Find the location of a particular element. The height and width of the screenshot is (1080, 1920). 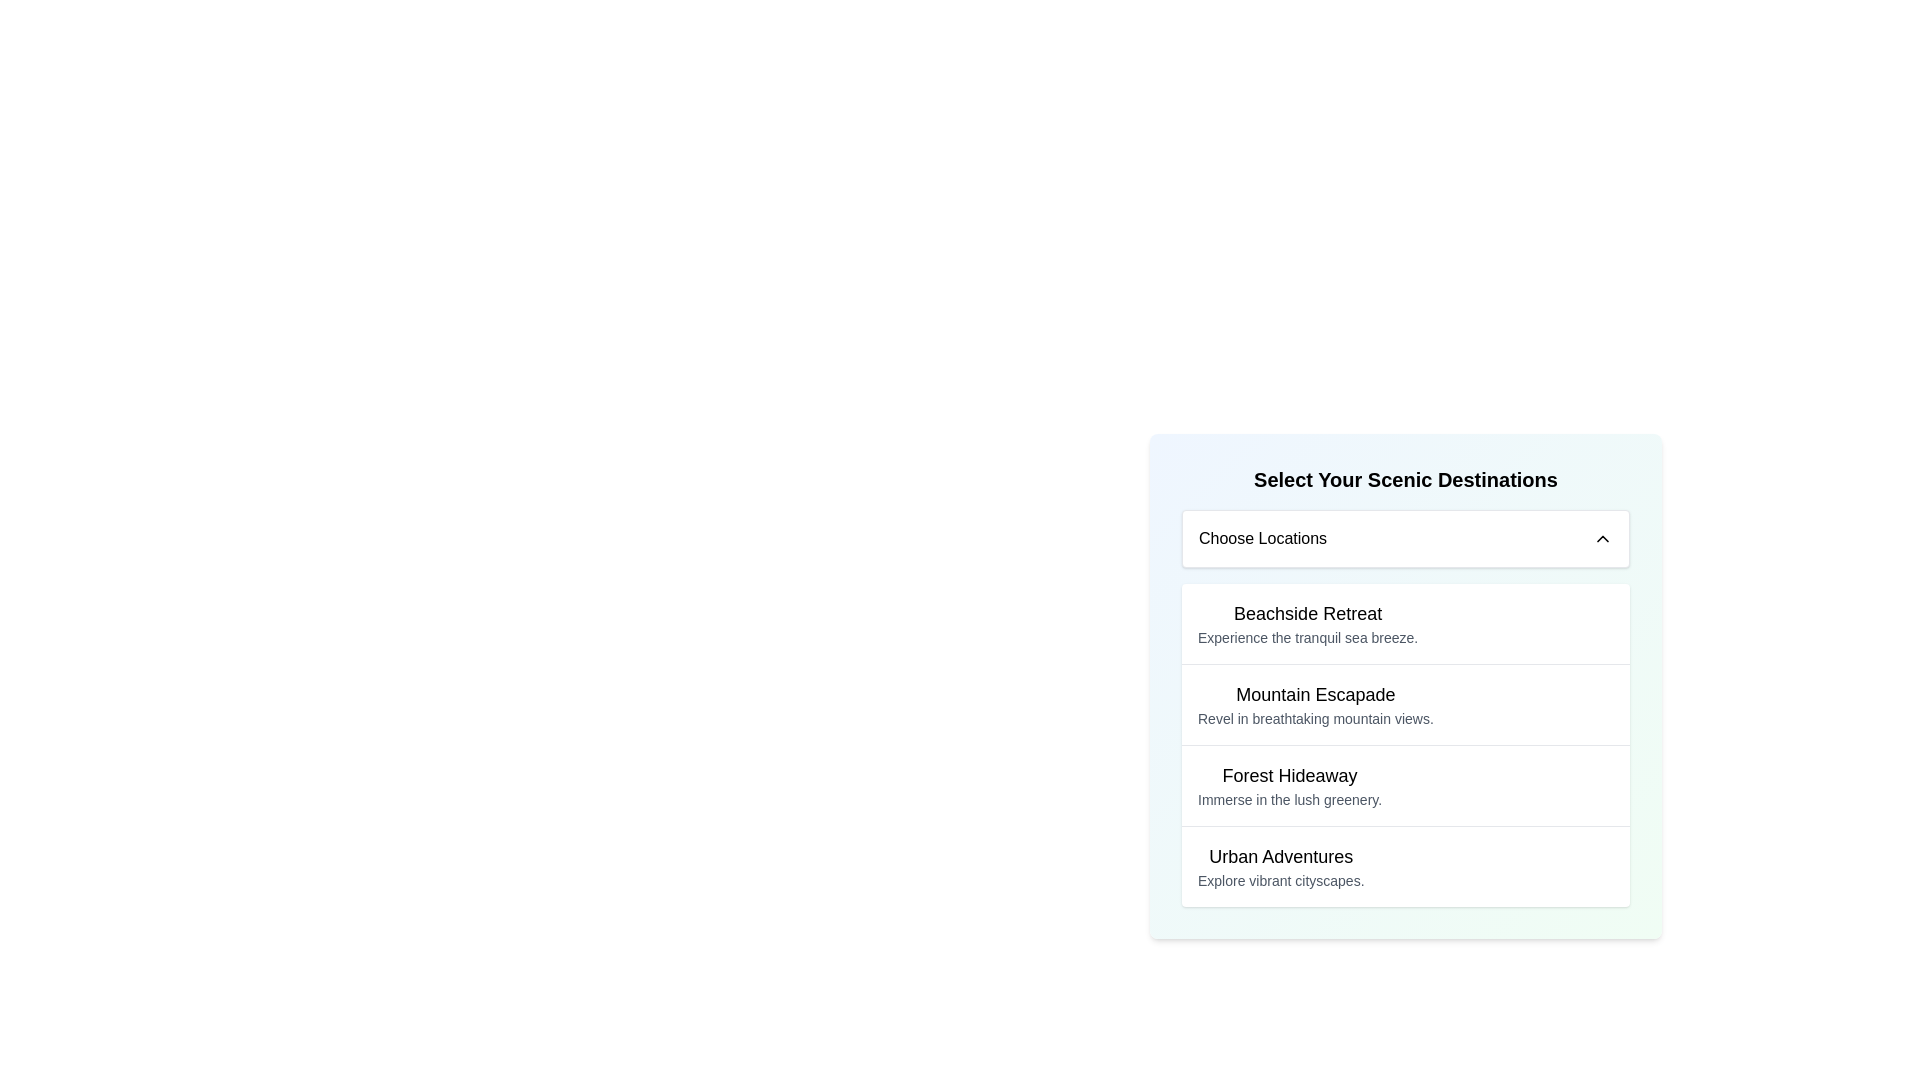

the Dropdown menu trigger labeled 'Choose Locations' is located at coordinates (1405, 538).